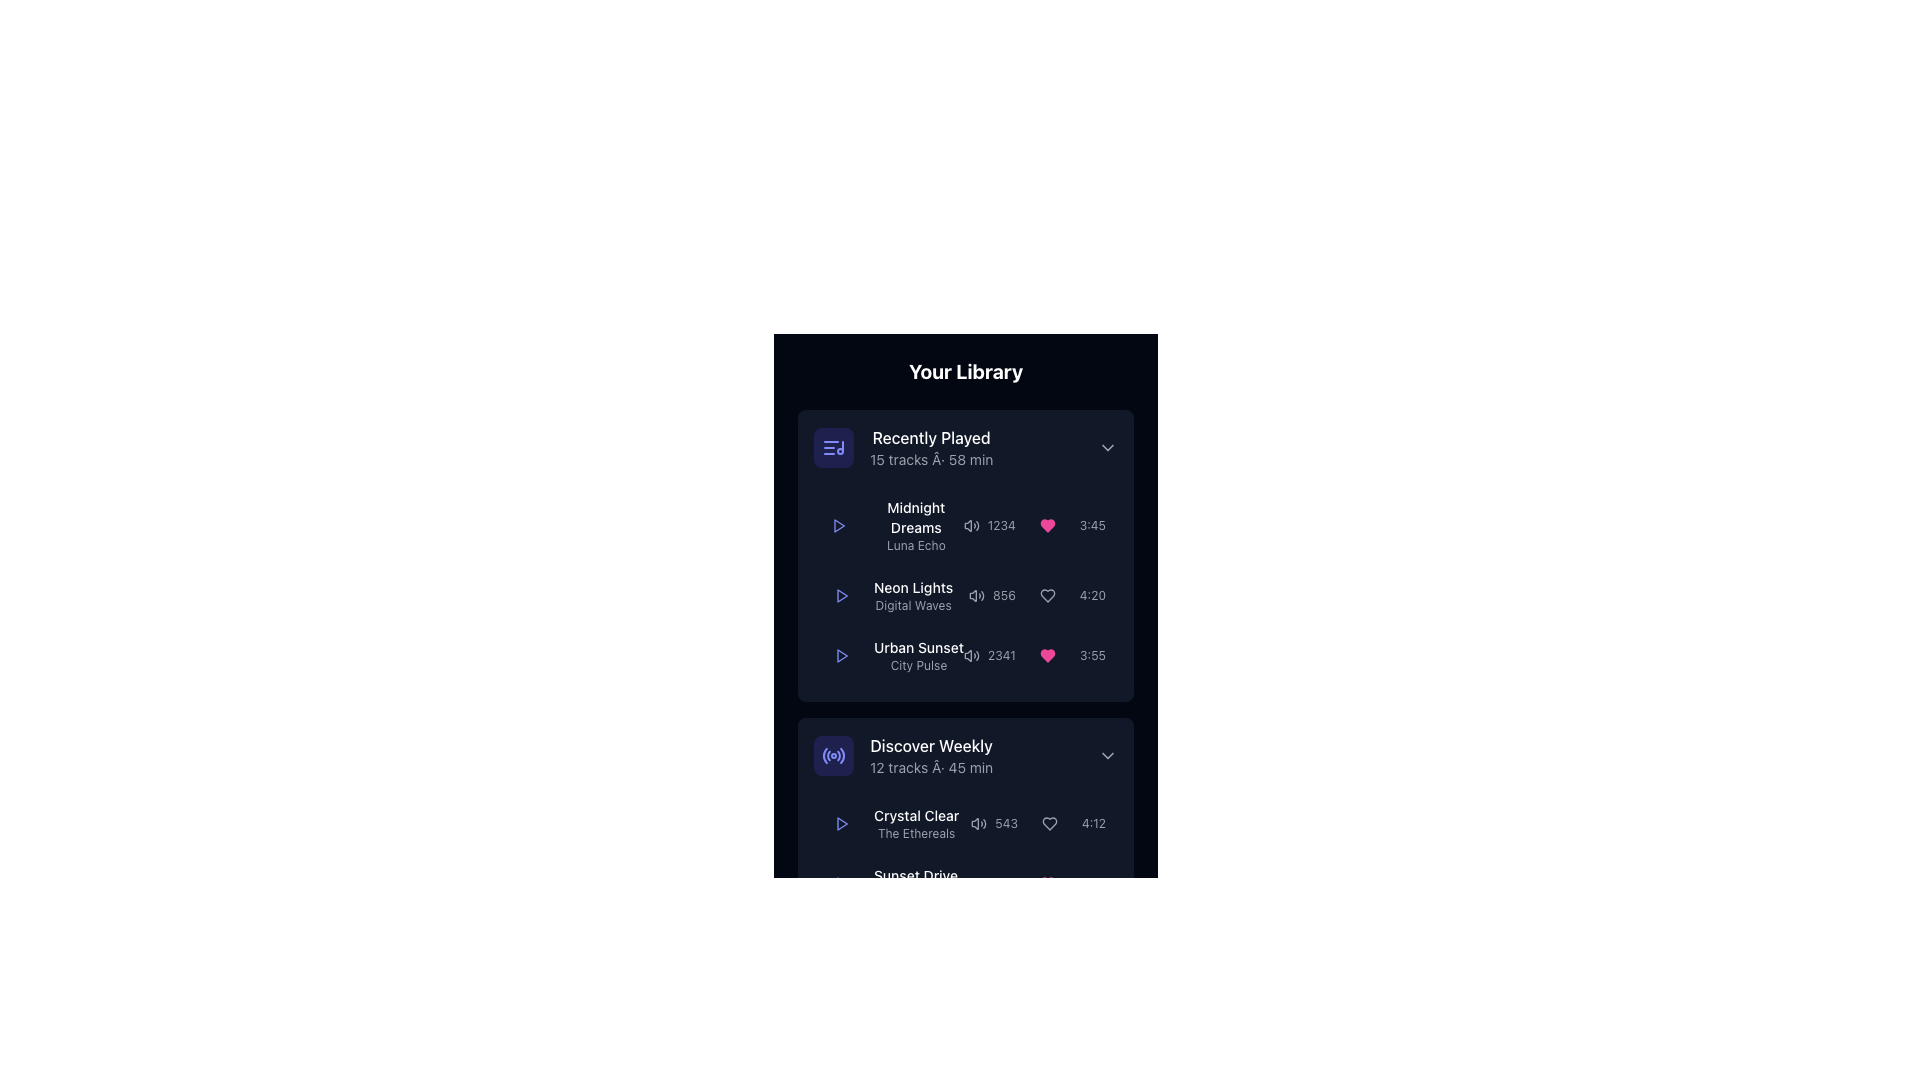 This screenshot has width=1920, height=1080. Describe the element at coordinates (841, 824) in the screenshot. I see `the triangular play icon button outlined in light indigo color located on the right side of the 'Crystal Clear' song entry in the 'Discover Weekly' section` at that location.